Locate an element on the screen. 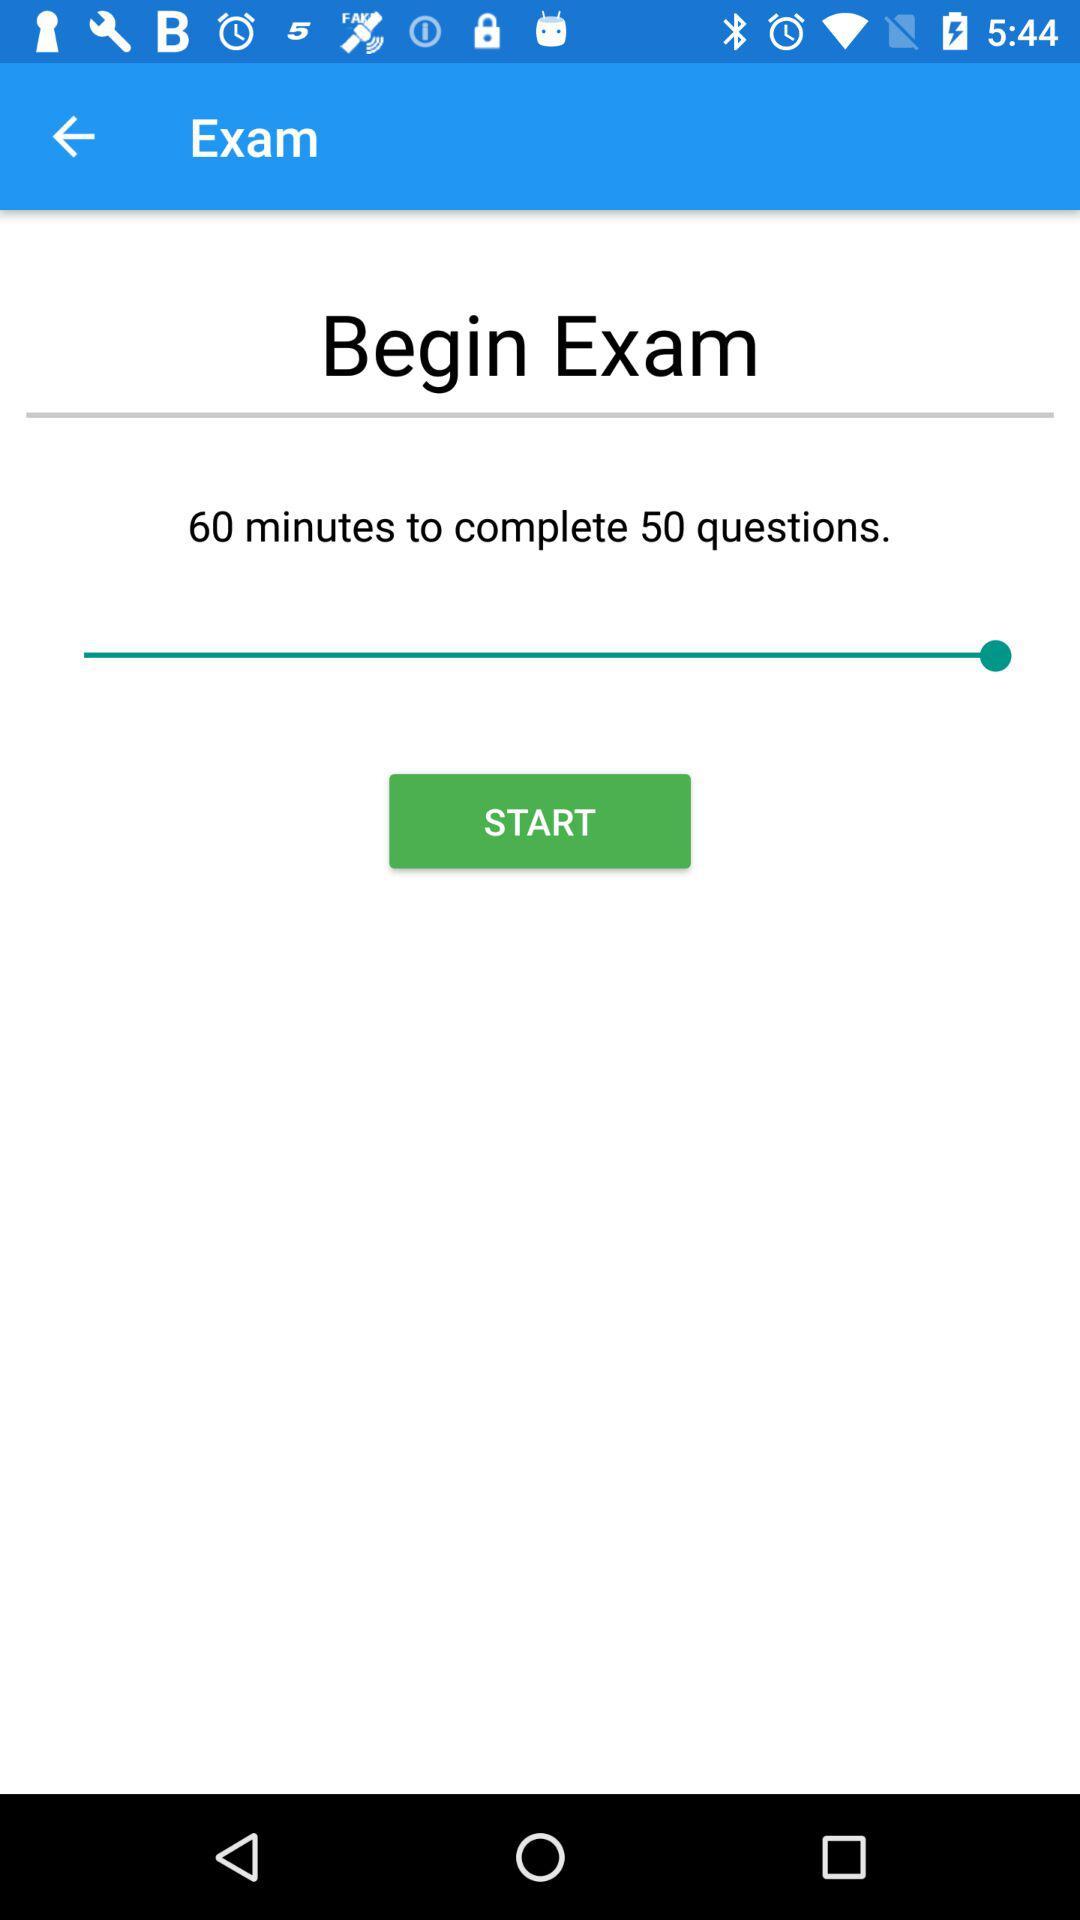 This screenshot has height=1920, width=1080. start item is located at coordinates (540, 821).